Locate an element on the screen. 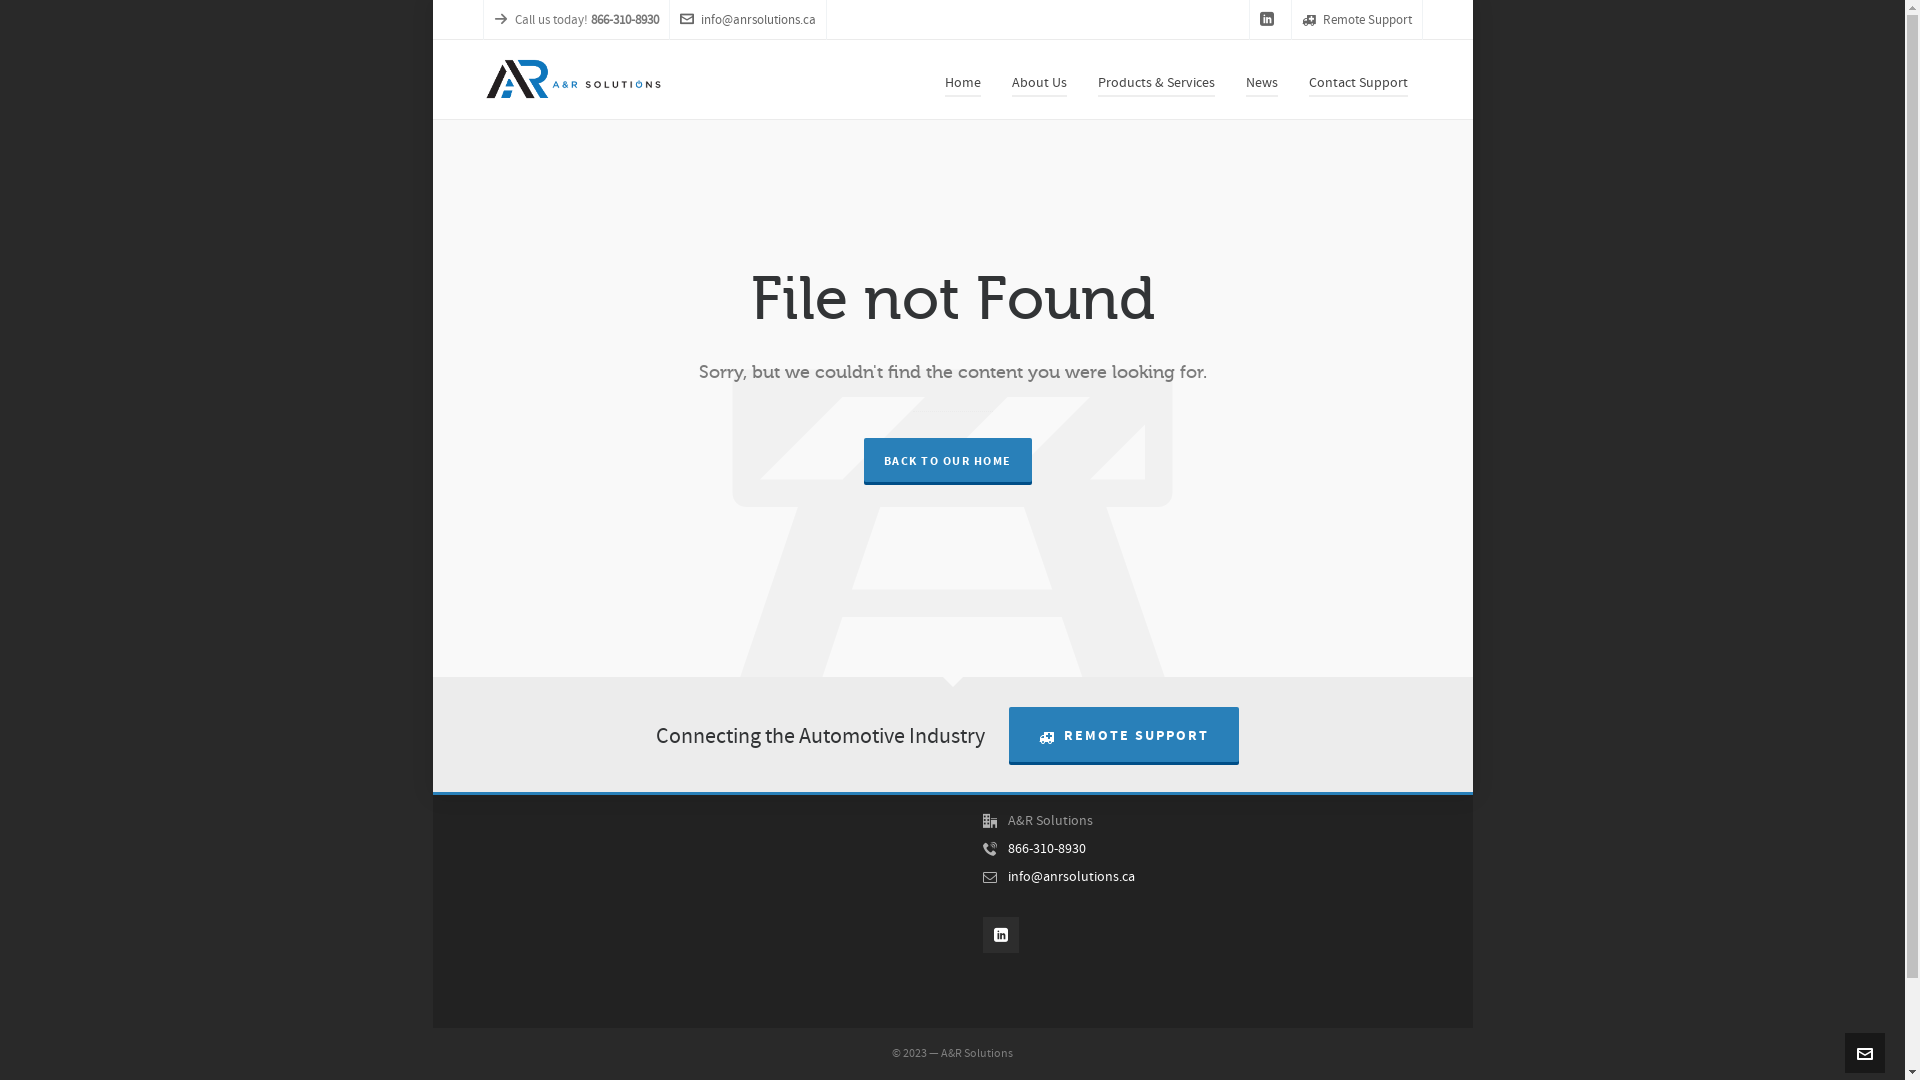 The width and height of the screenshot is (1920, 1080). 'Products & Services' is located at coordinates (1080, 79).